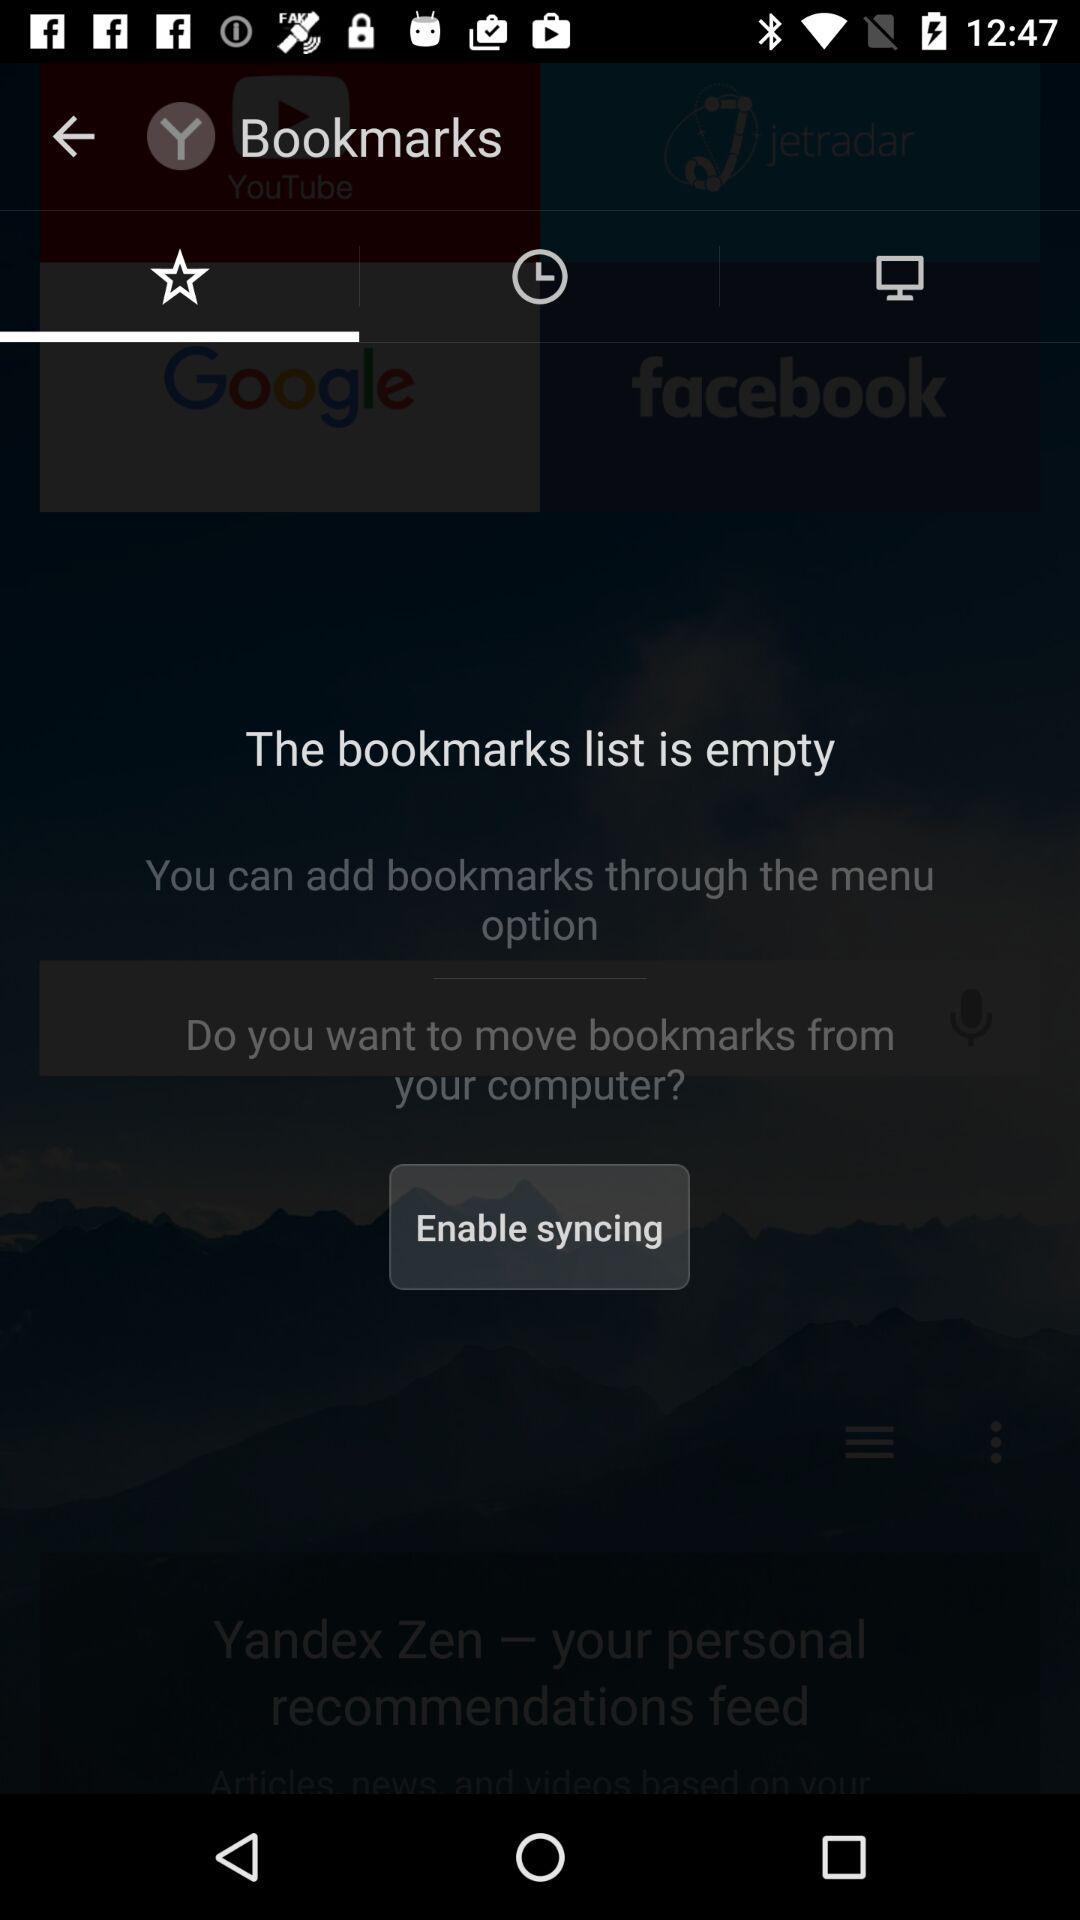 The image size is (1080, 1920). I want to click on the enable syncing item, so click(538, 1226).